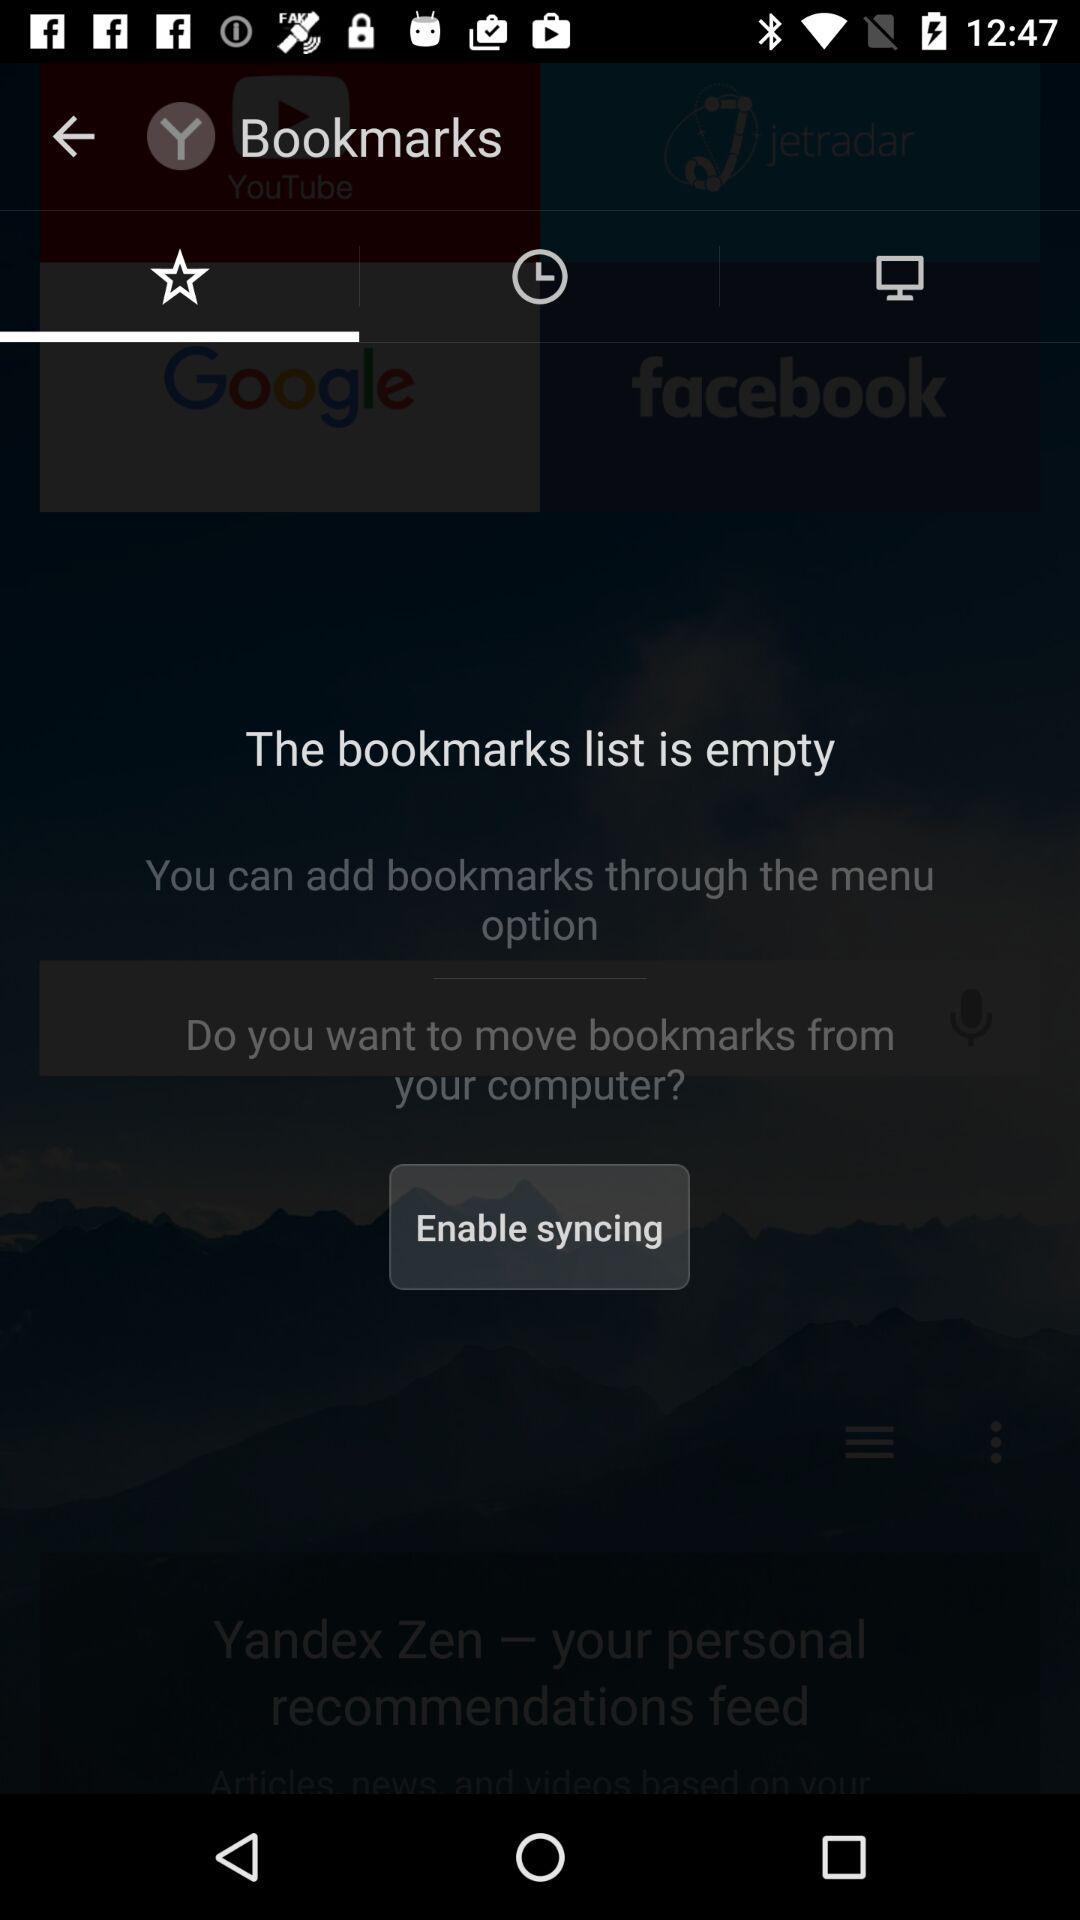 The image size is (1080, 1920). I want to click on the enable syncing item, so click(538, 1226).